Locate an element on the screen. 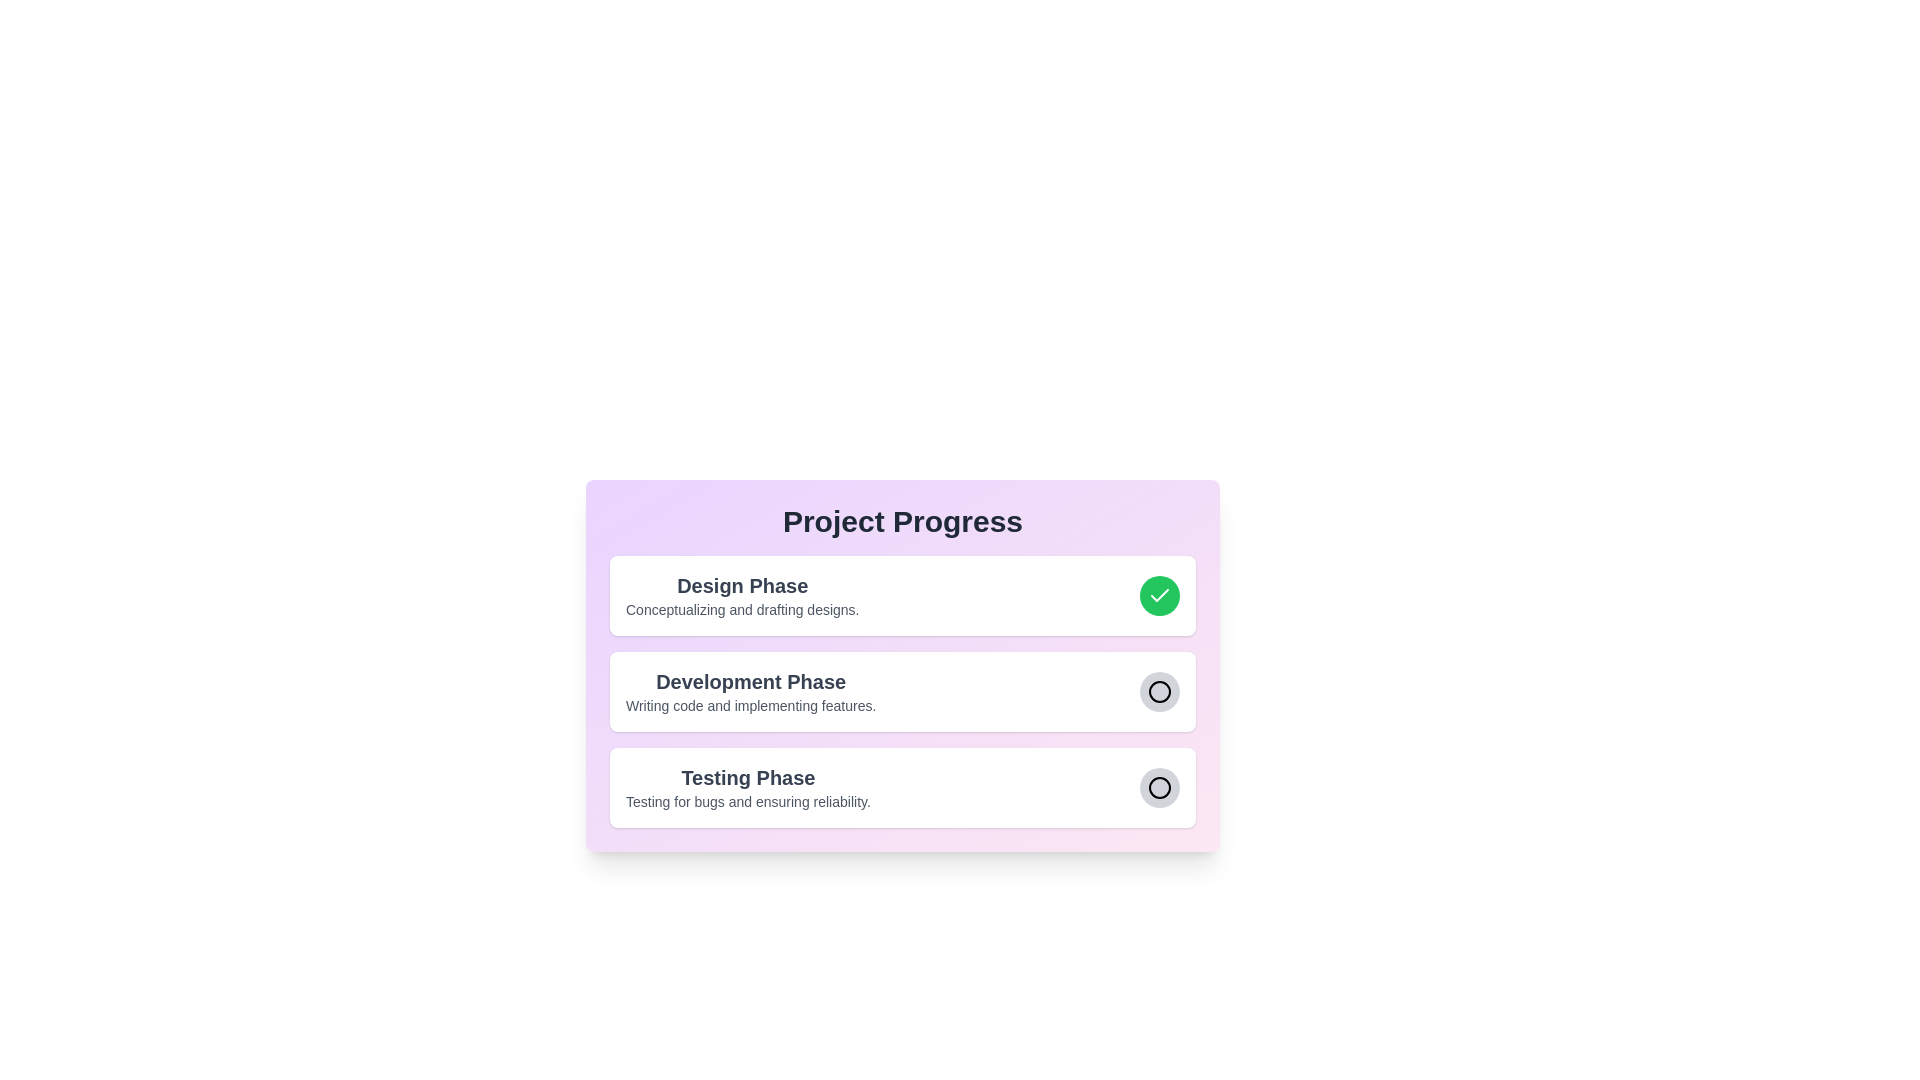 This screenshot has height=1080, width=1920. the Circular Progress Indicator located to the right of the 'Development Phase' section, which aligns with the text 'Writing code and implementing features.' is located at coordinates (1152, 690).